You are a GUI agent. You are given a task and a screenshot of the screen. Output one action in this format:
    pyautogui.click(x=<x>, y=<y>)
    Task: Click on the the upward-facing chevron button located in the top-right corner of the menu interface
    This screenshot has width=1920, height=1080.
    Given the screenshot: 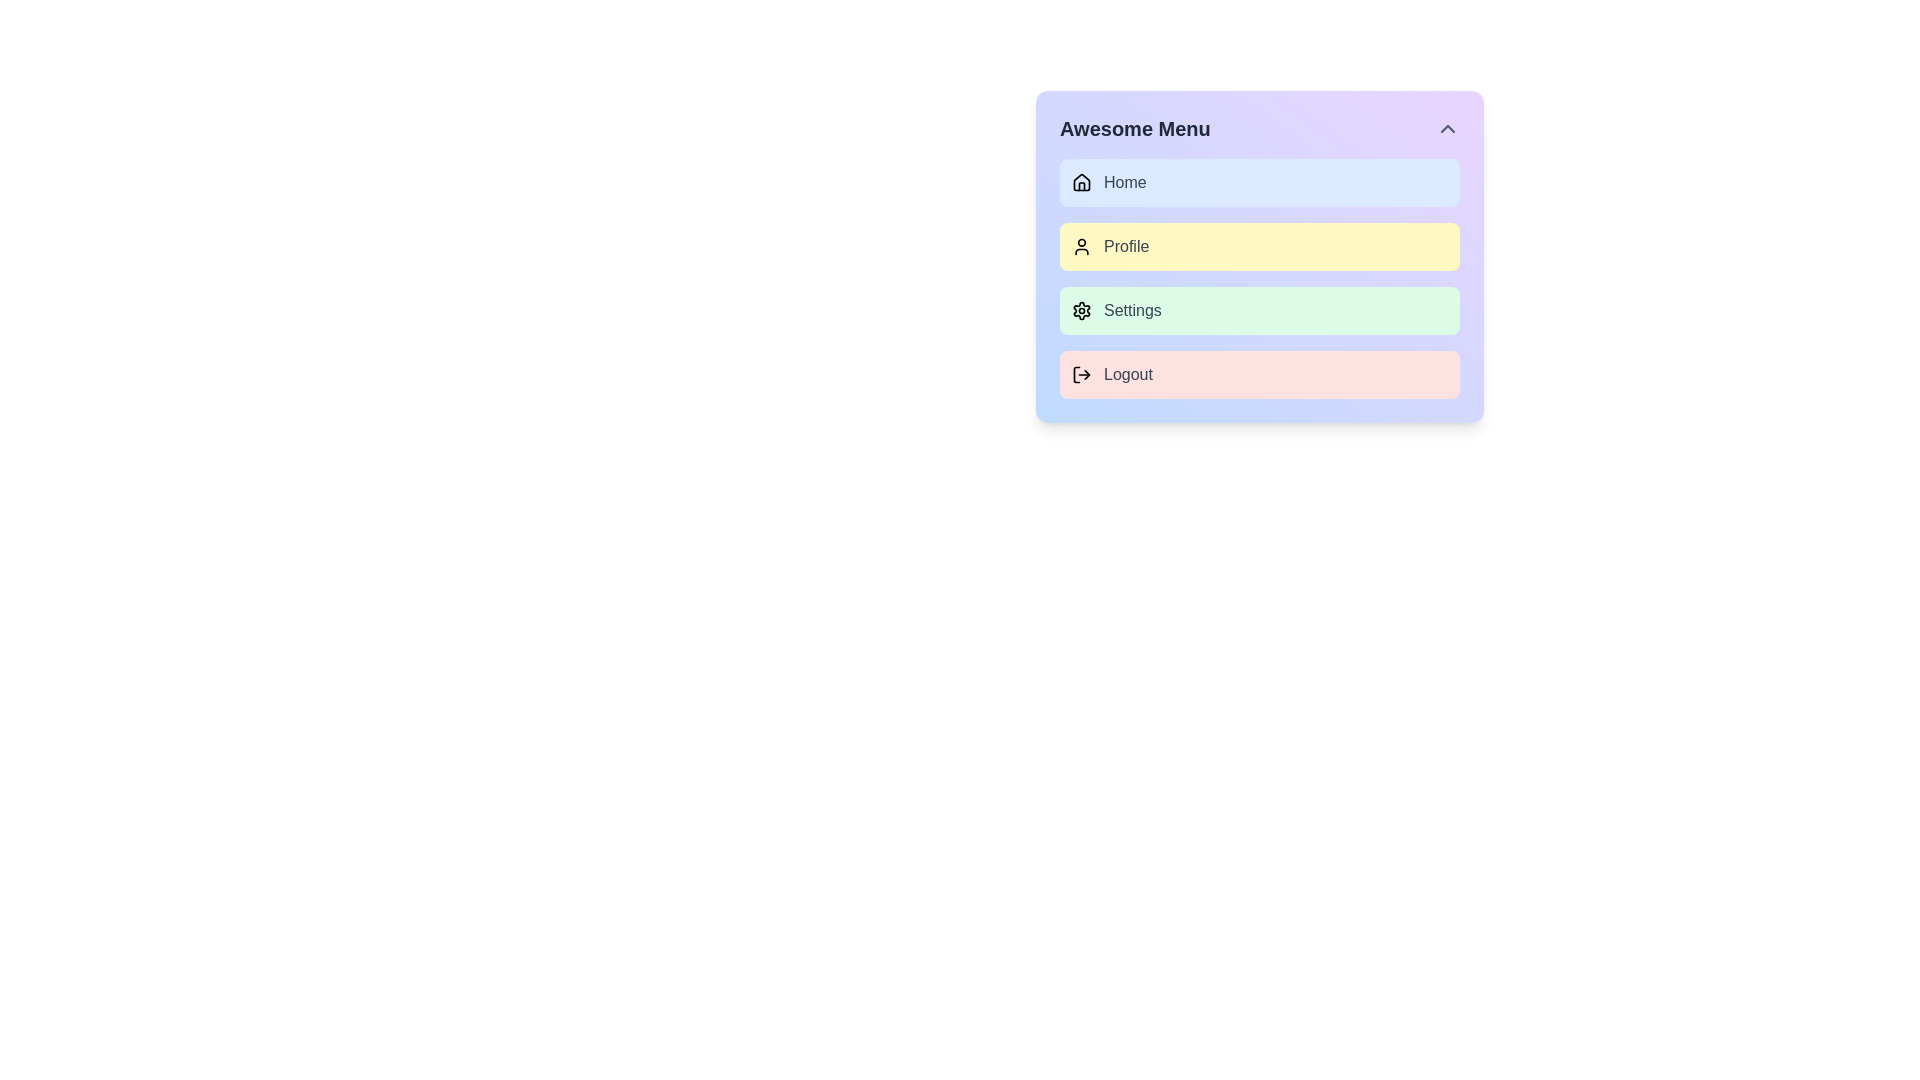 What is the action you would take?
    pyautogui.click(x=1448, y=128)
    